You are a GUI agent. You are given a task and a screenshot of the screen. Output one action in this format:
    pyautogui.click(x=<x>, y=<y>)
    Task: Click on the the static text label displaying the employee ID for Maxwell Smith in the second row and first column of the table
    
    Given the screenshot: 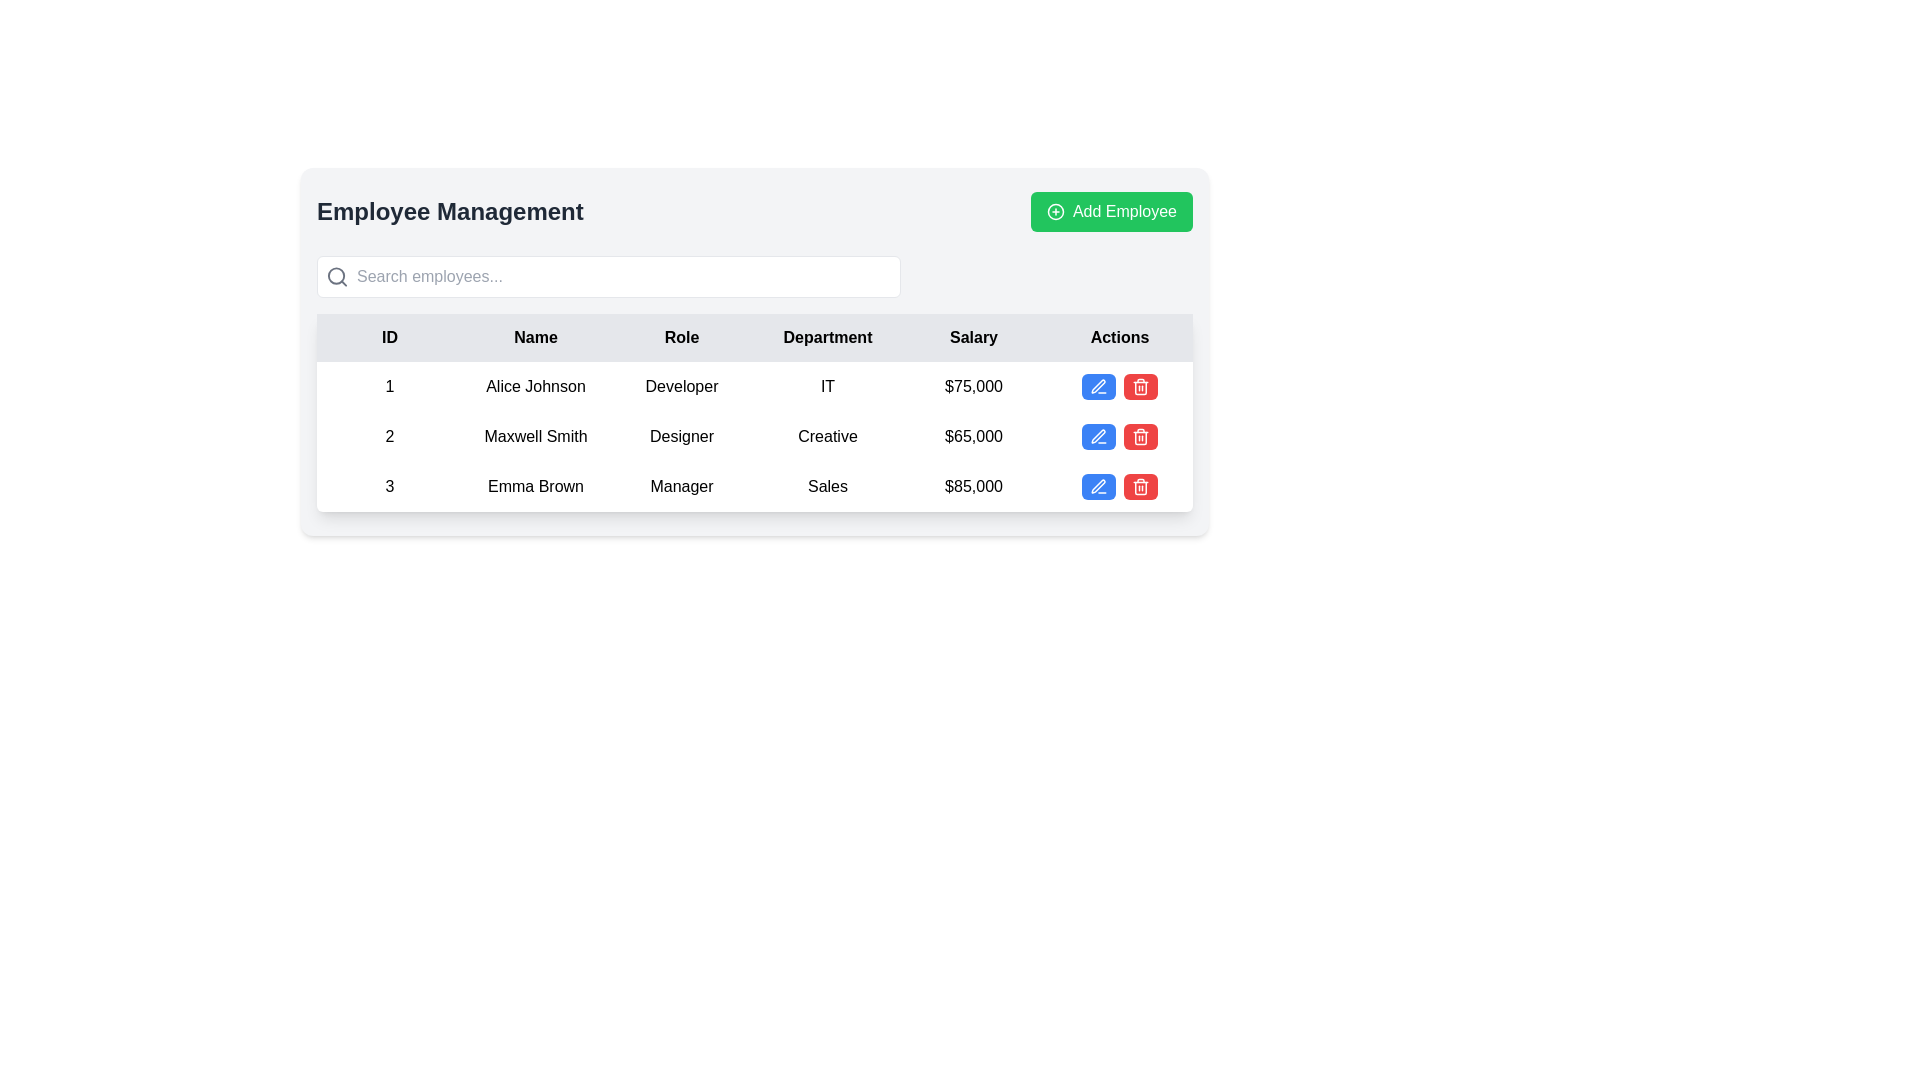 What is the action you would take?
    pyautogui.click(x=389, y=435)
    